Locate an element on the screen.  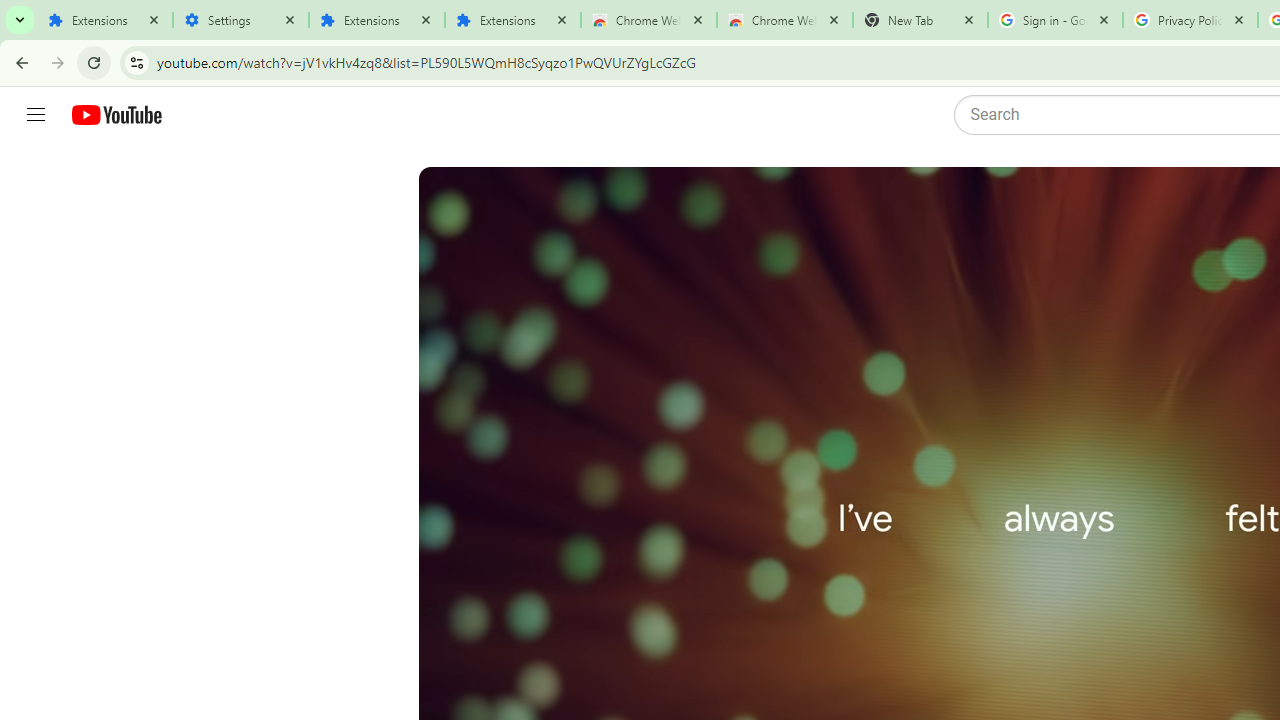
'YouTube Home' is located at coordinates (115, 115).